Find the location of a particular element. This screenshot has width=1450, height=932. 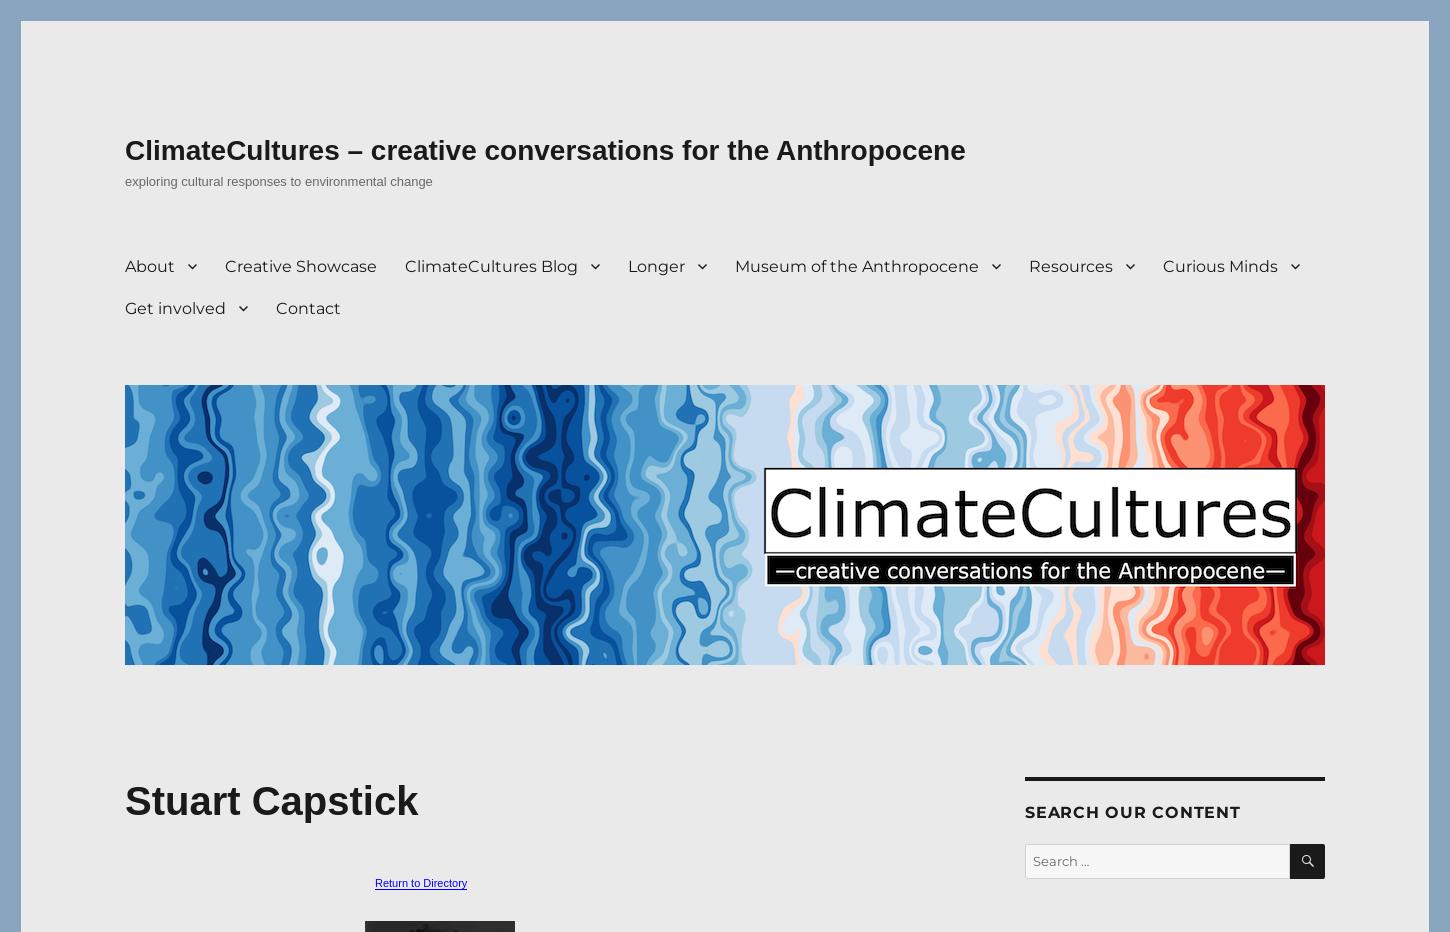

'exploring cultural responses to environmental change' is located at coordinates (278, 181).